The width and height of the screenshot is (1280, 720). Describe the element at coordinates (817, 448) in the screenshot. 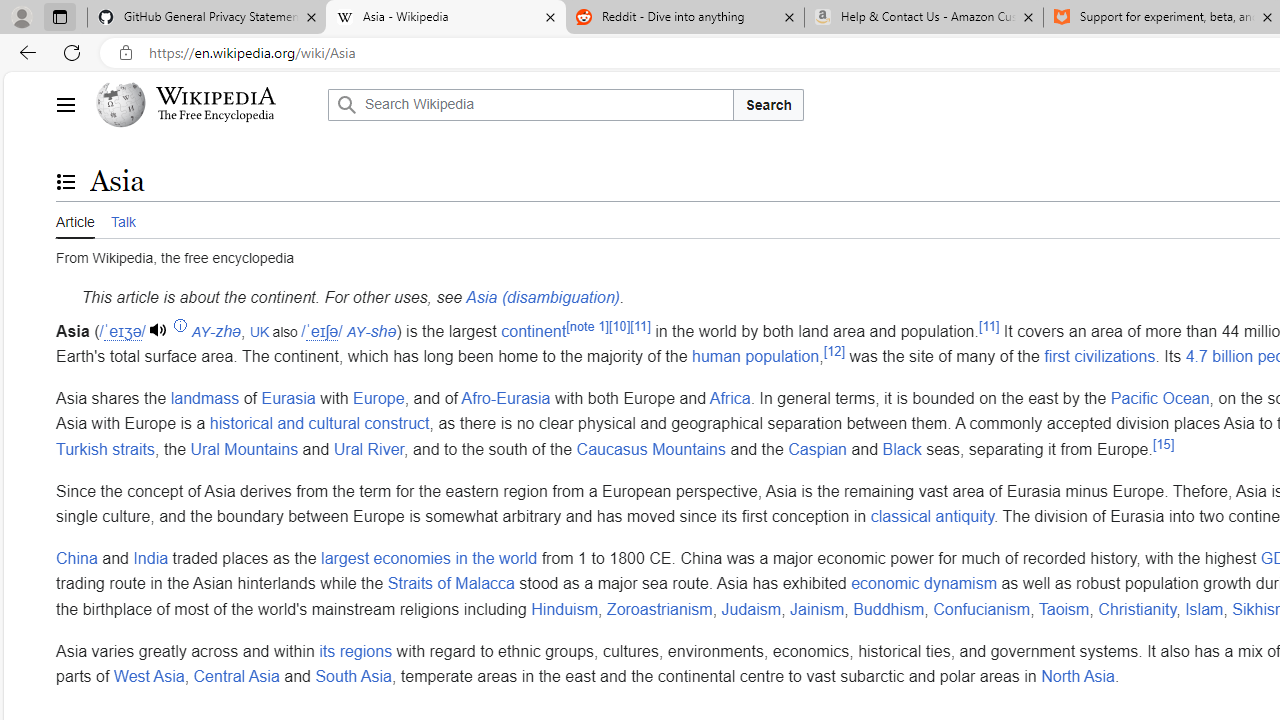

I see `'Caspian'` at that location.